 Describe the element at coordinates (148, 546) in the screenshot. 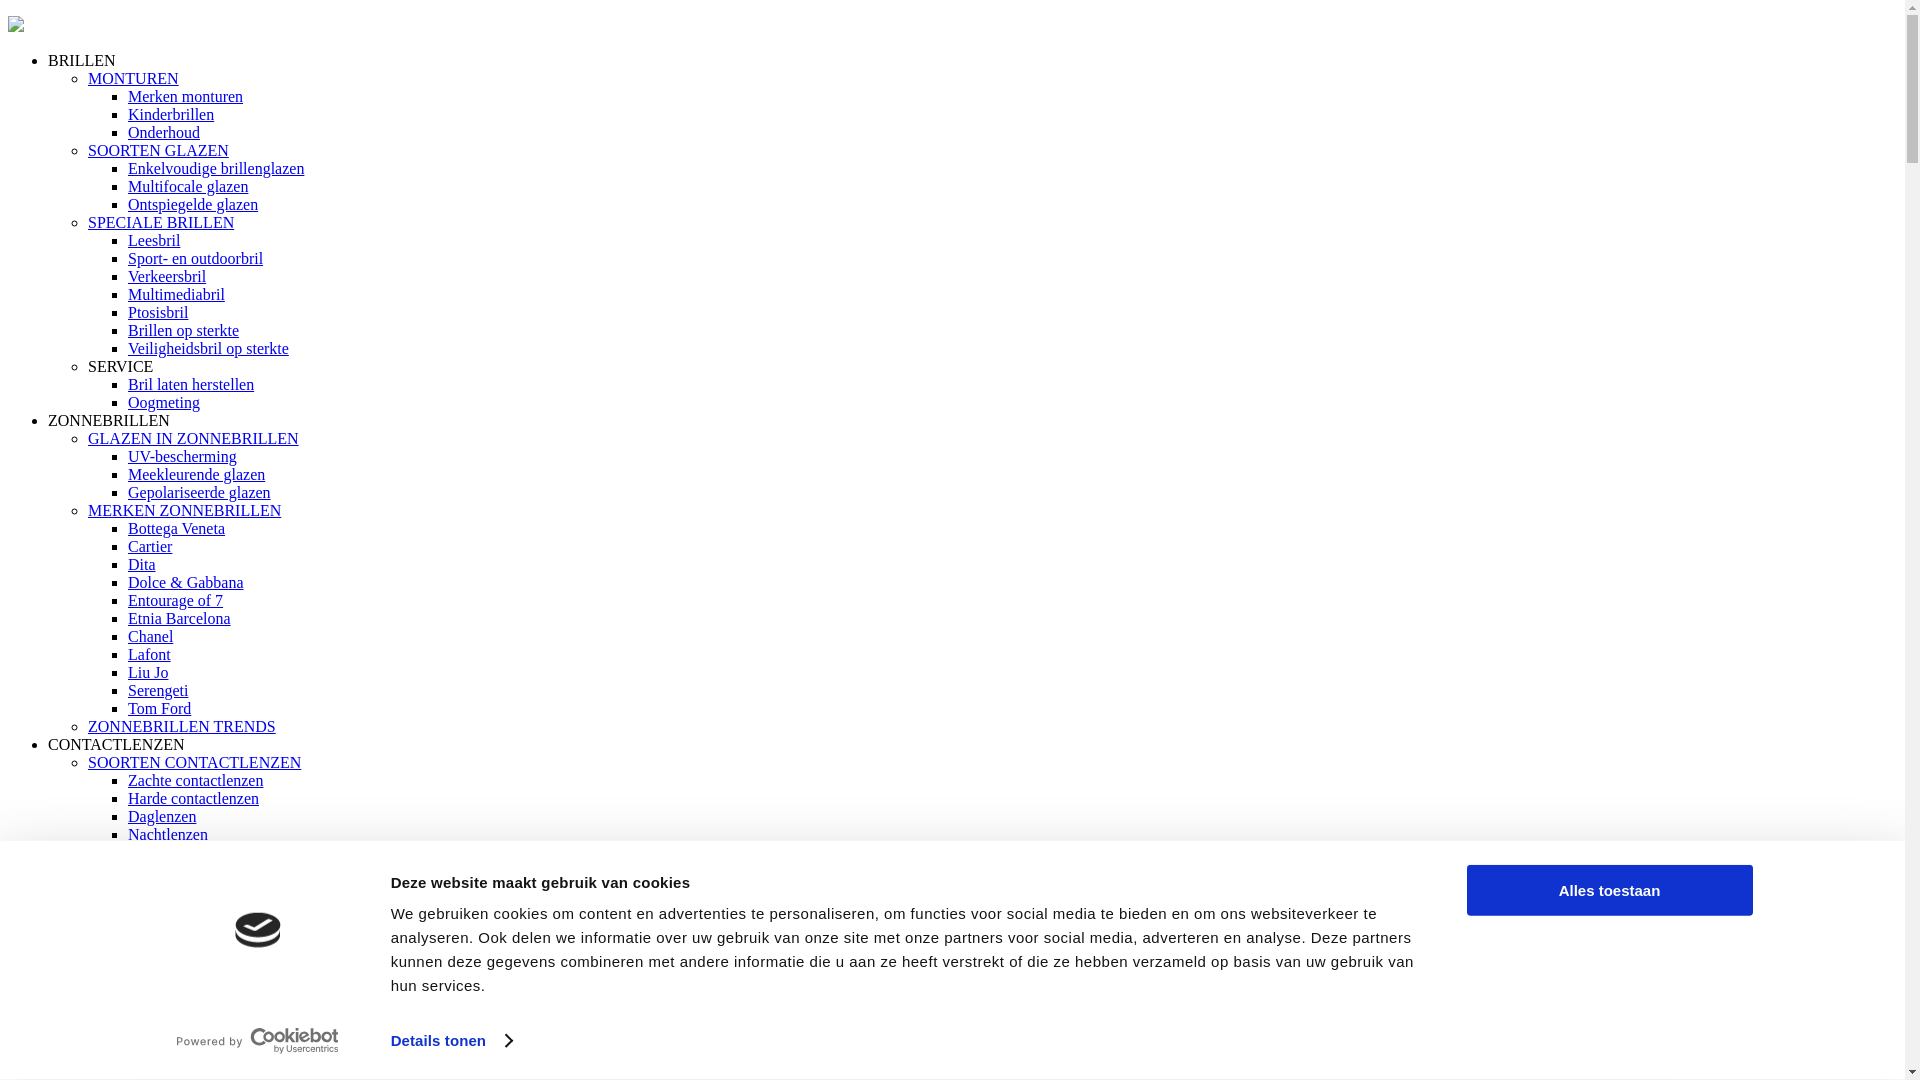

I see `'Cartier'` at that location.